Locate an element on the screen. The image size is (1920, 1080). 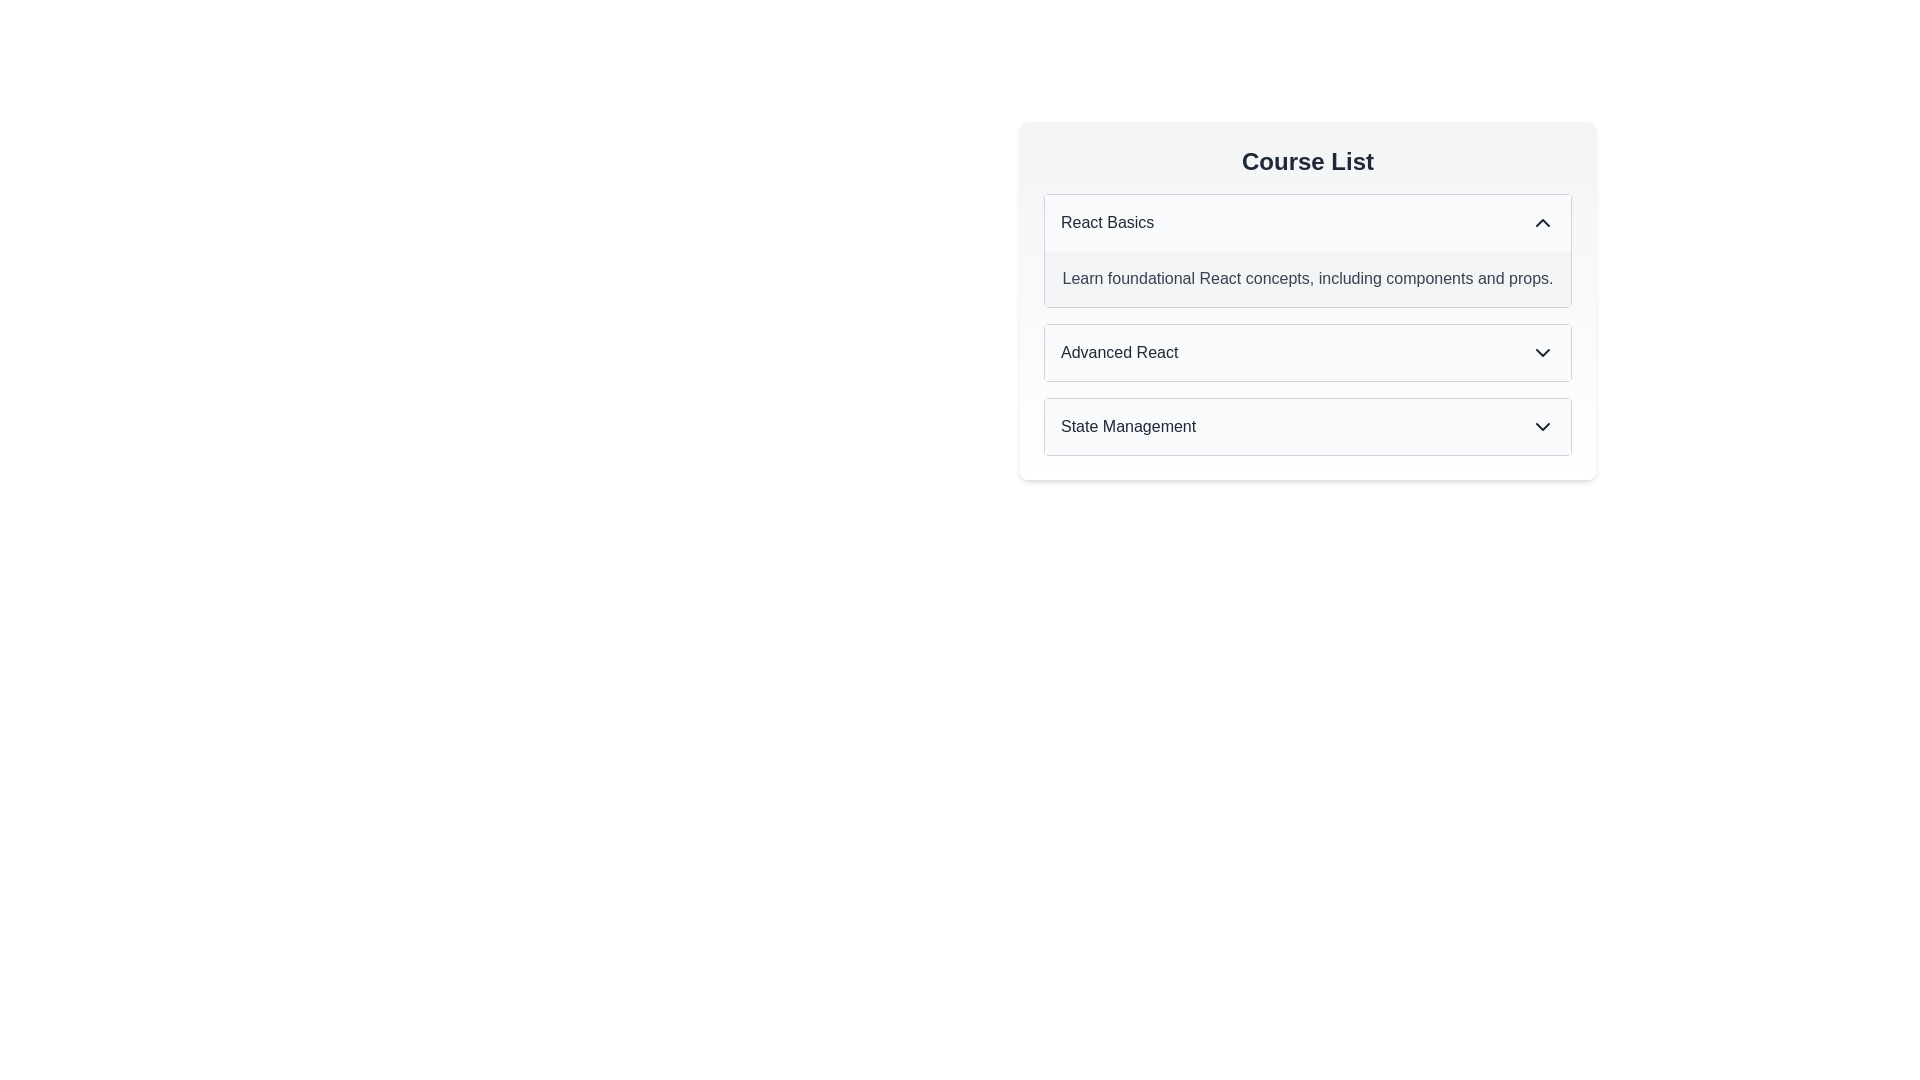
the 'Advanced React' button in the Course List to observe its hover effects is located at coordinates (1308, 352).